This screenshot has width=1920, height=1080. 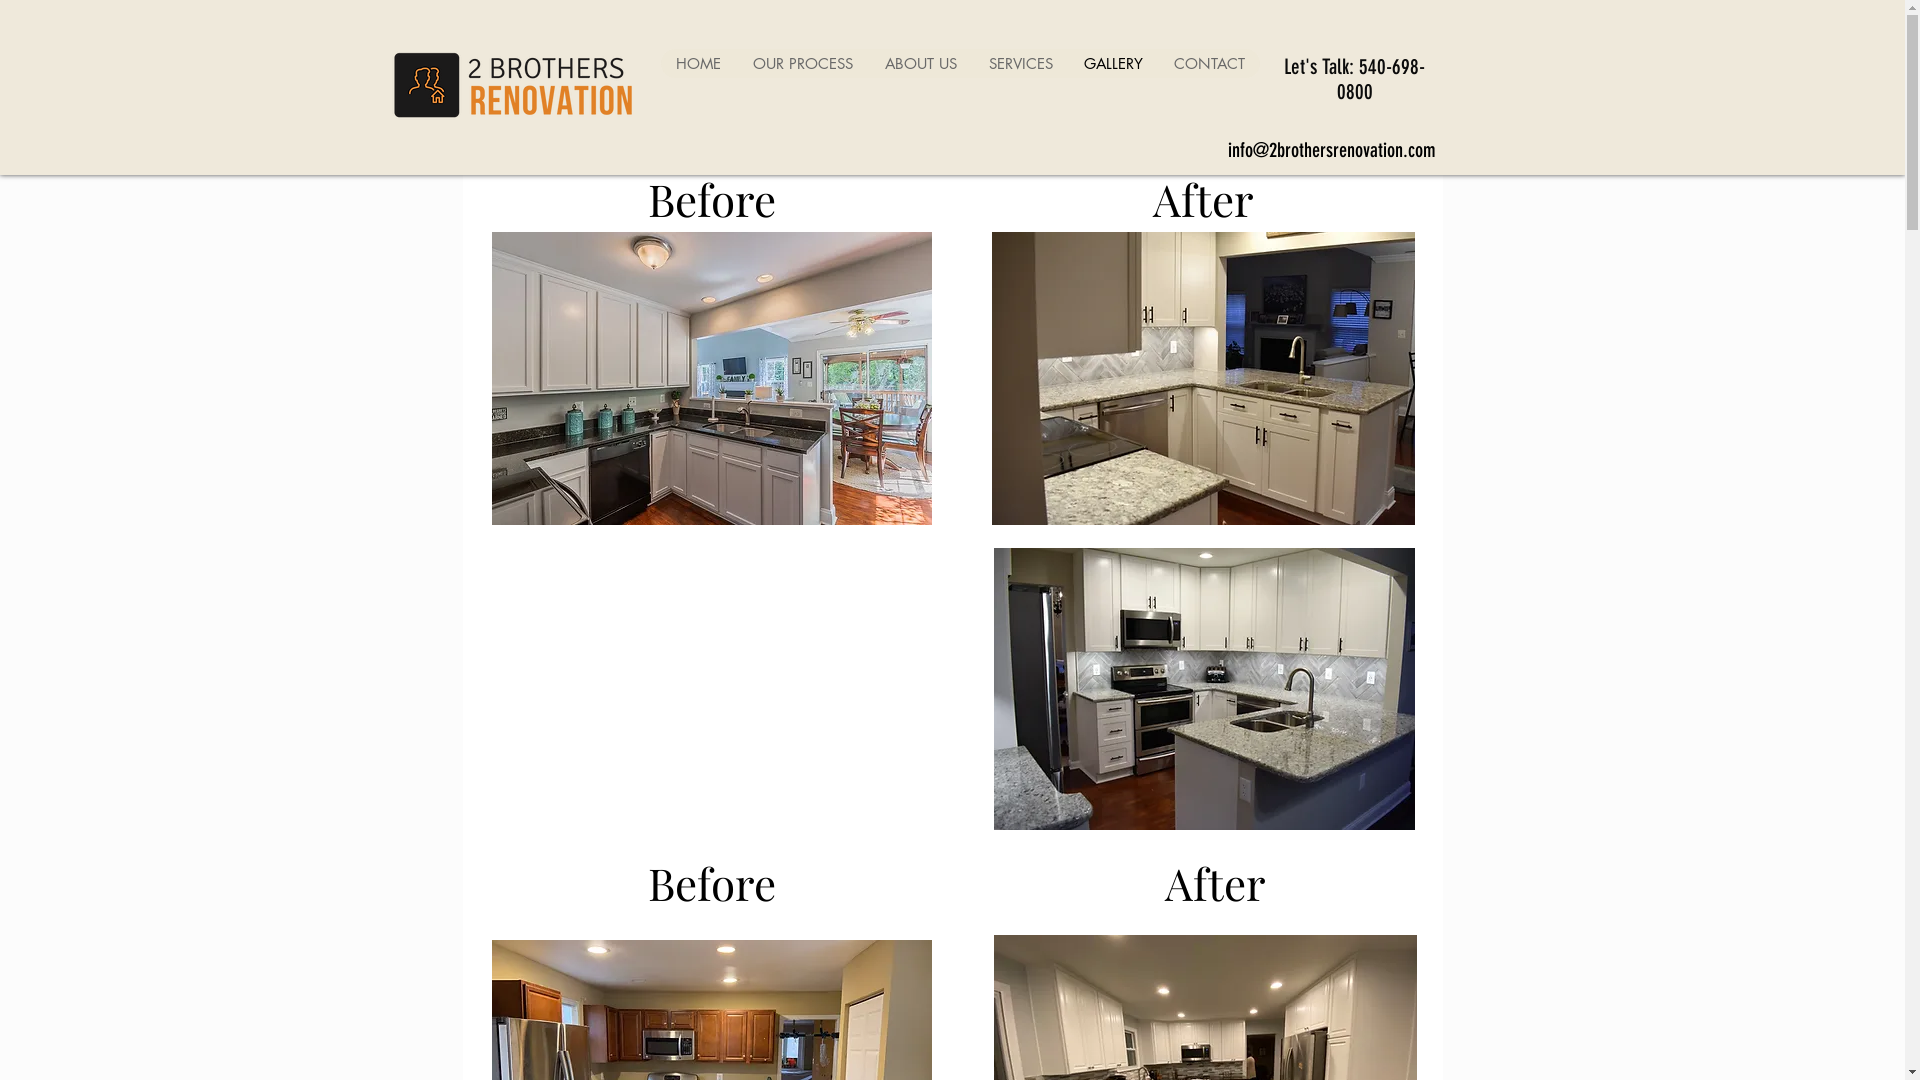 What do you see at coordinates (1157, 62) in the screenshot?
I see `'CONTACT'` at bounding box center [1157, 62].